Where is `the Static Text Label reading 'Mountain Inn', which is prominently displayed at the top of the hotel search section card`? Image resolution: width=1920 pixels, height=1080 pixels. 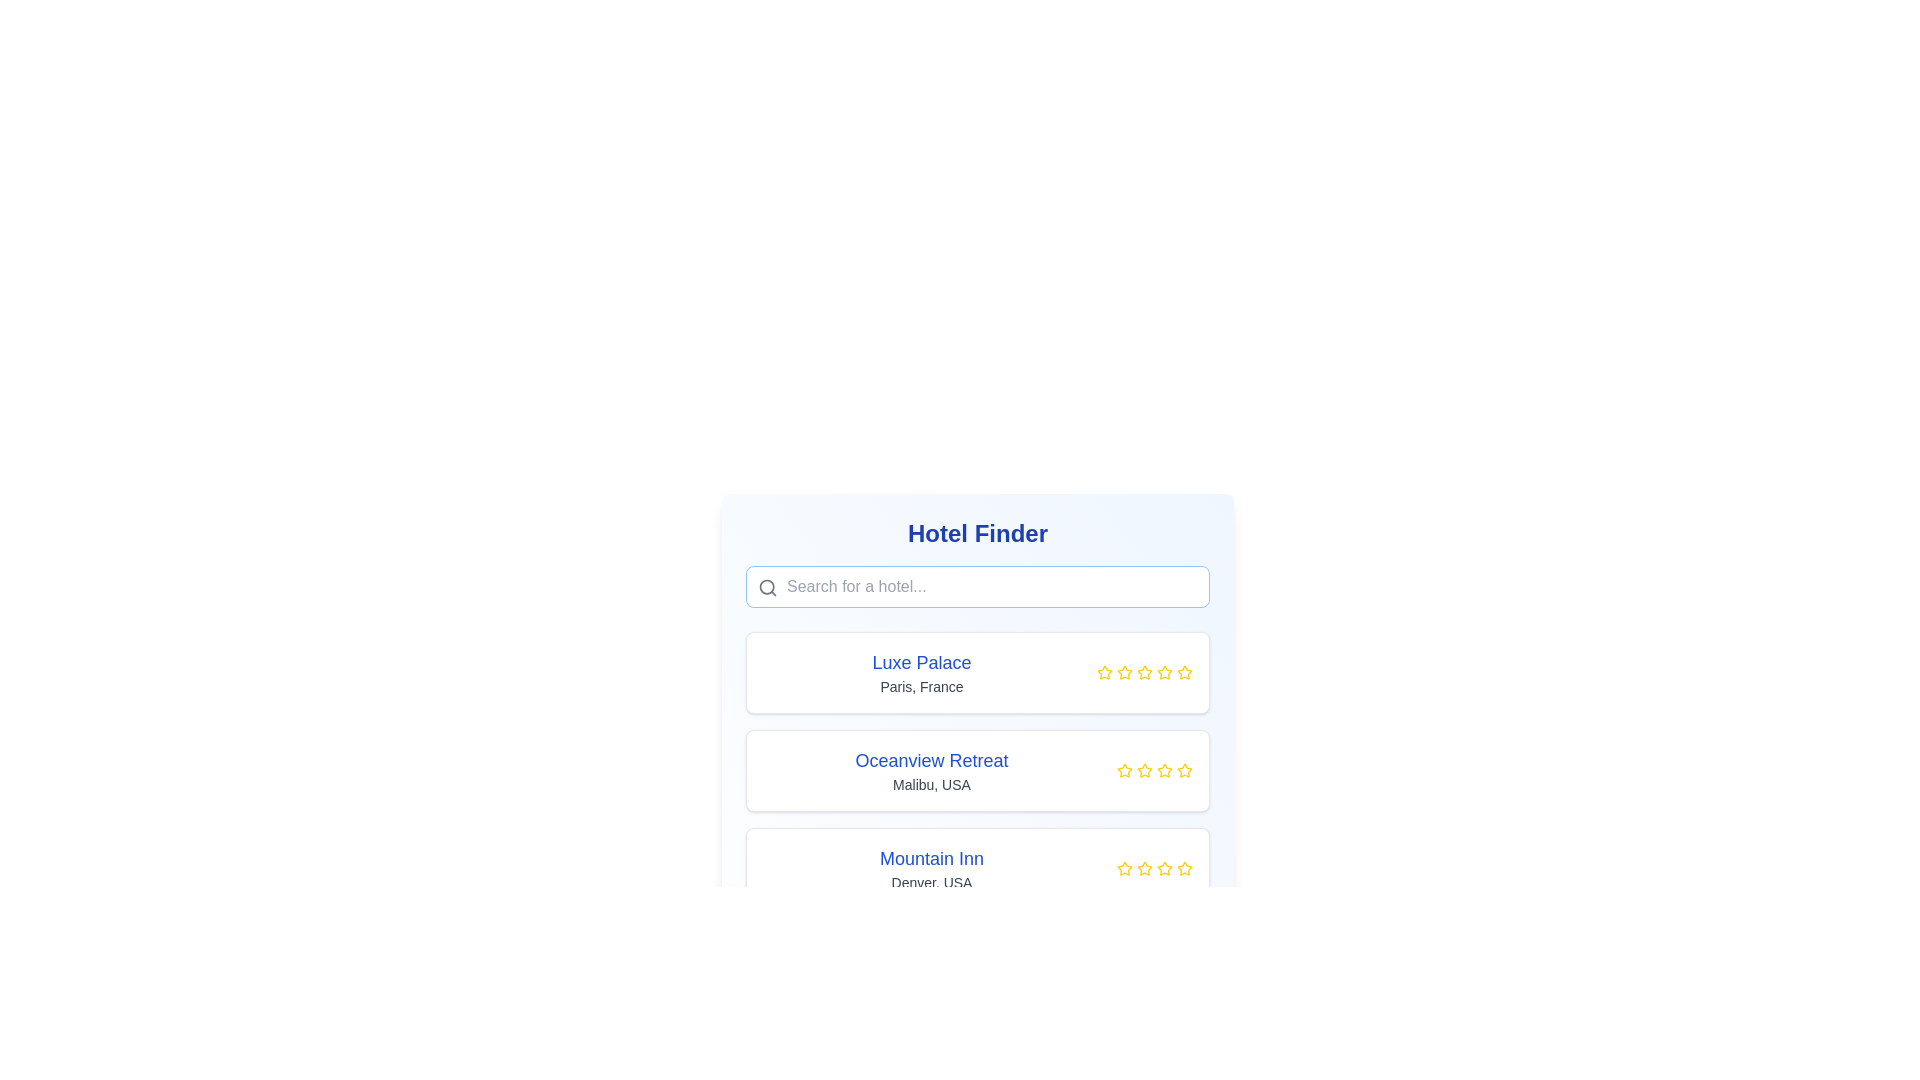 the Static Text Label reading 'Mountain Inn', which is prominently displayed at the top of the hotel search section card is located at coordinates (930, 858).